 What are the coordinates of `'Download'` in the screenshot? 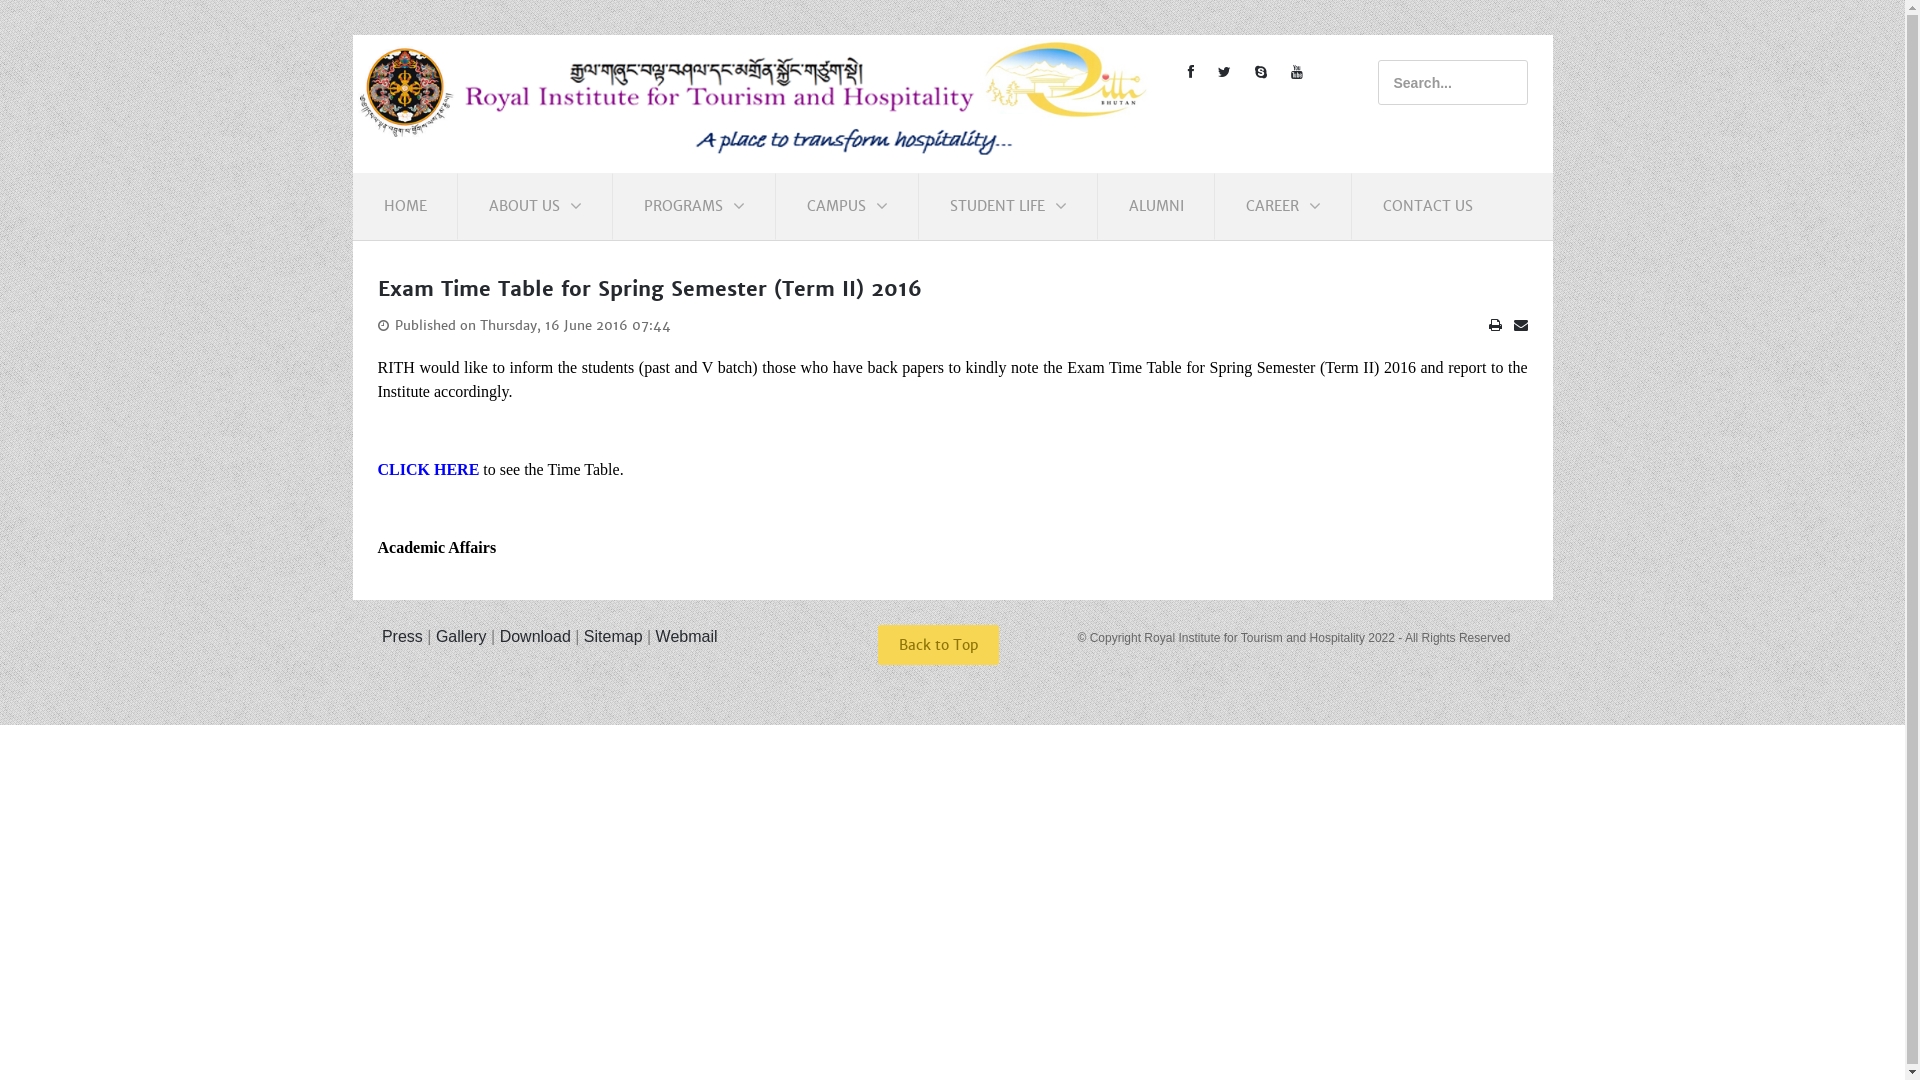 It's located at (535, 636).